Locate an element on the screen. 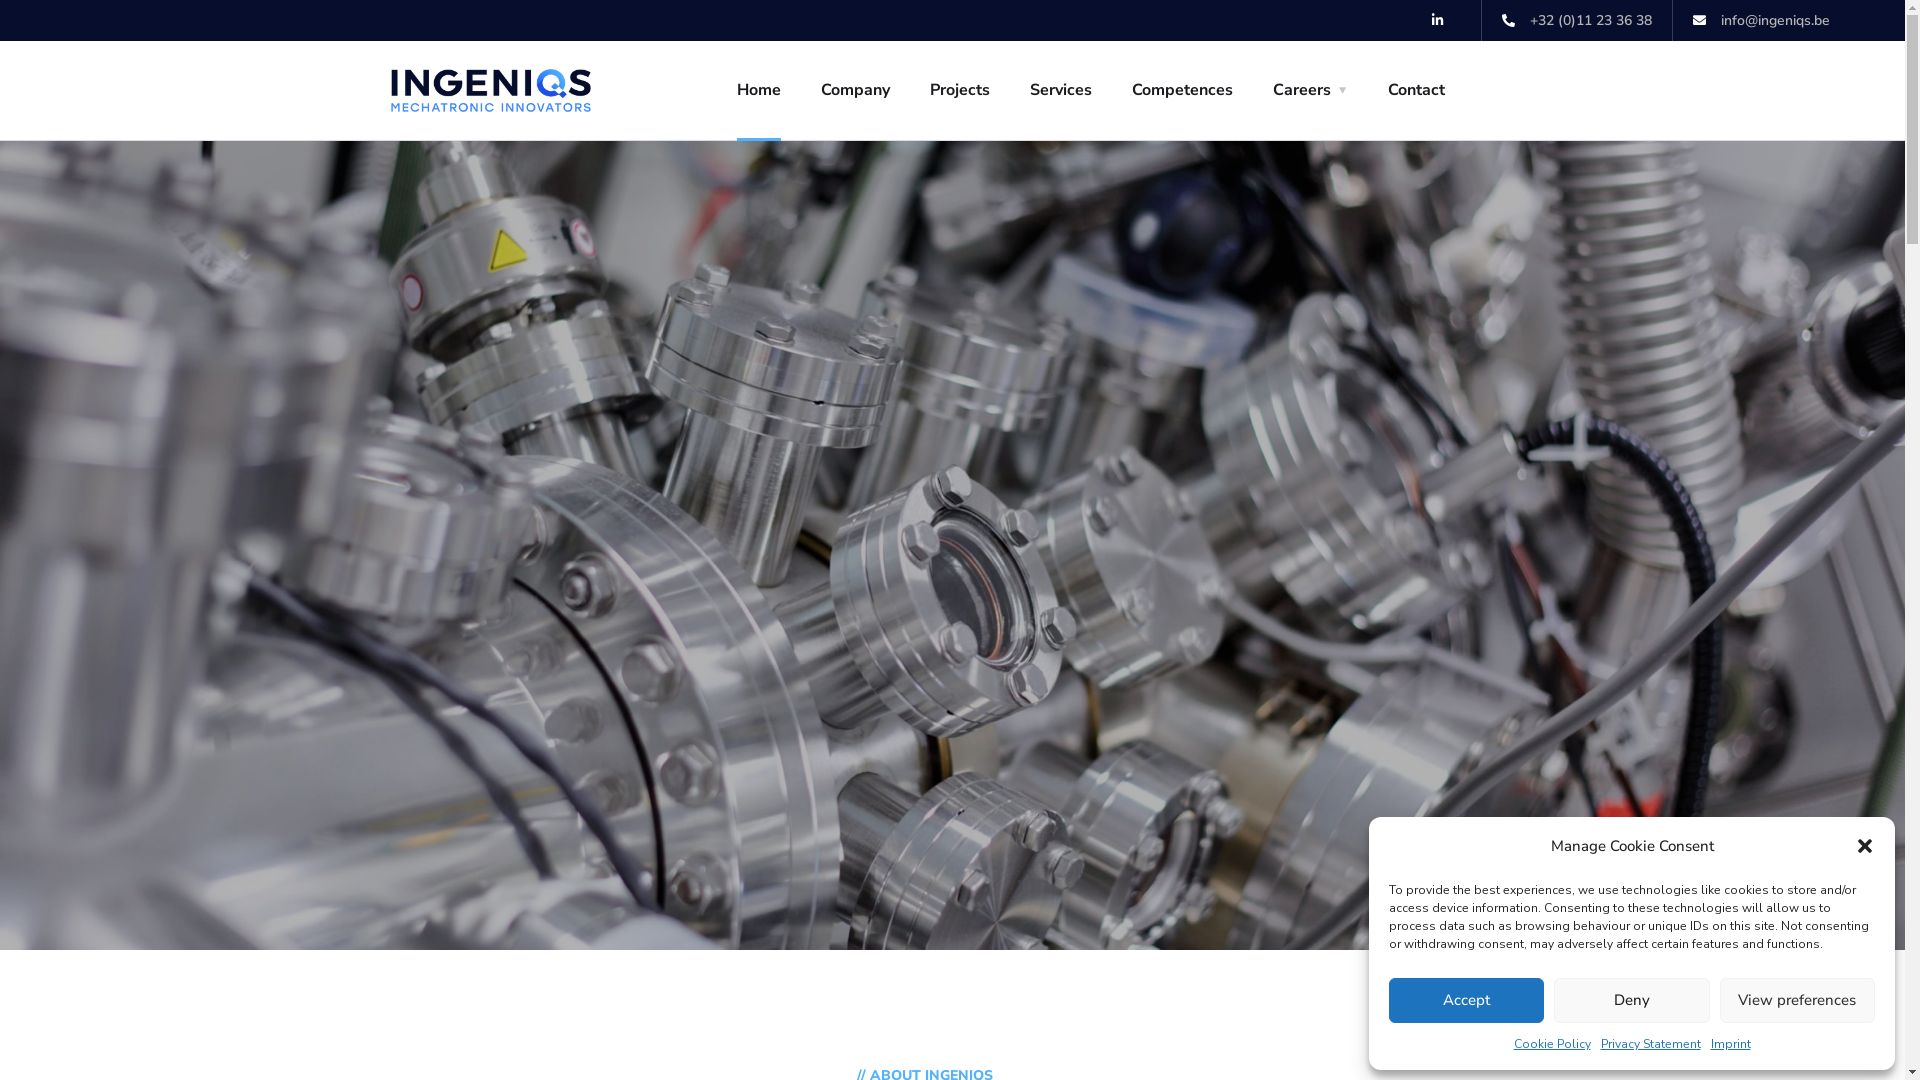  'Privacy Statement' is located at coordinates (1650, 1042).